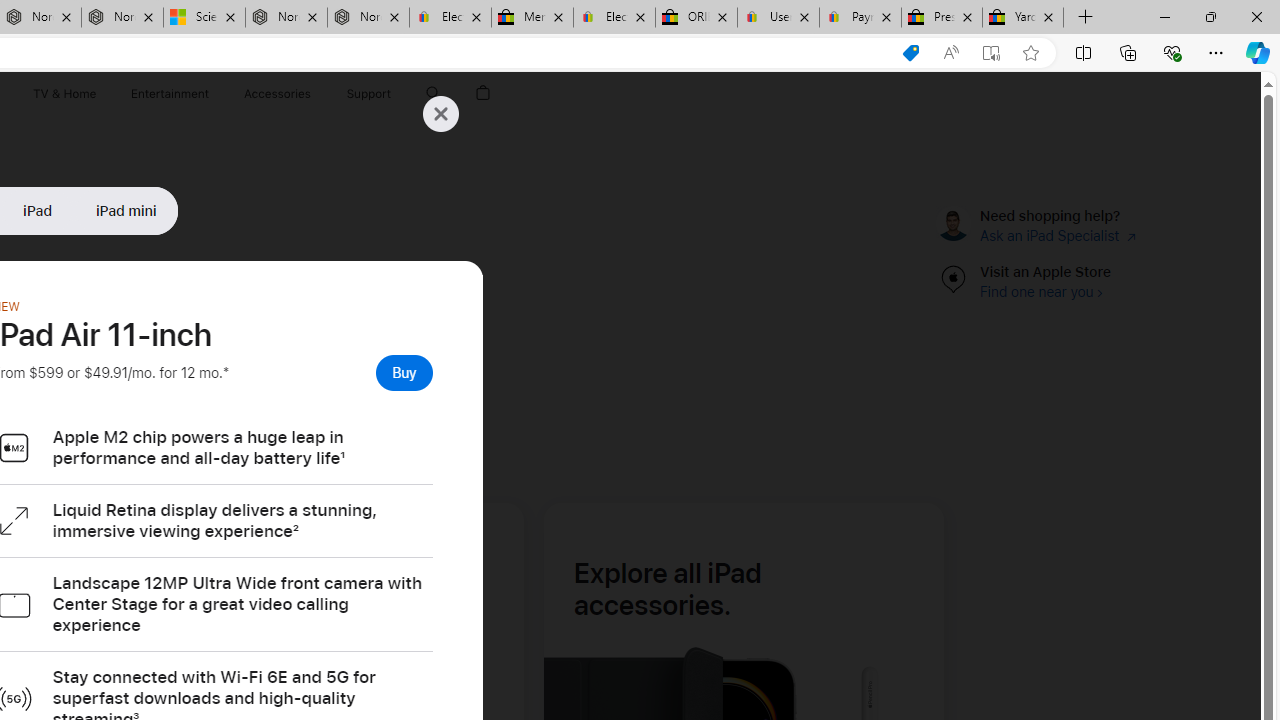 The width and height of the screenshot is (1280, 720). I want to click on 'iPad', so click(37, 210).